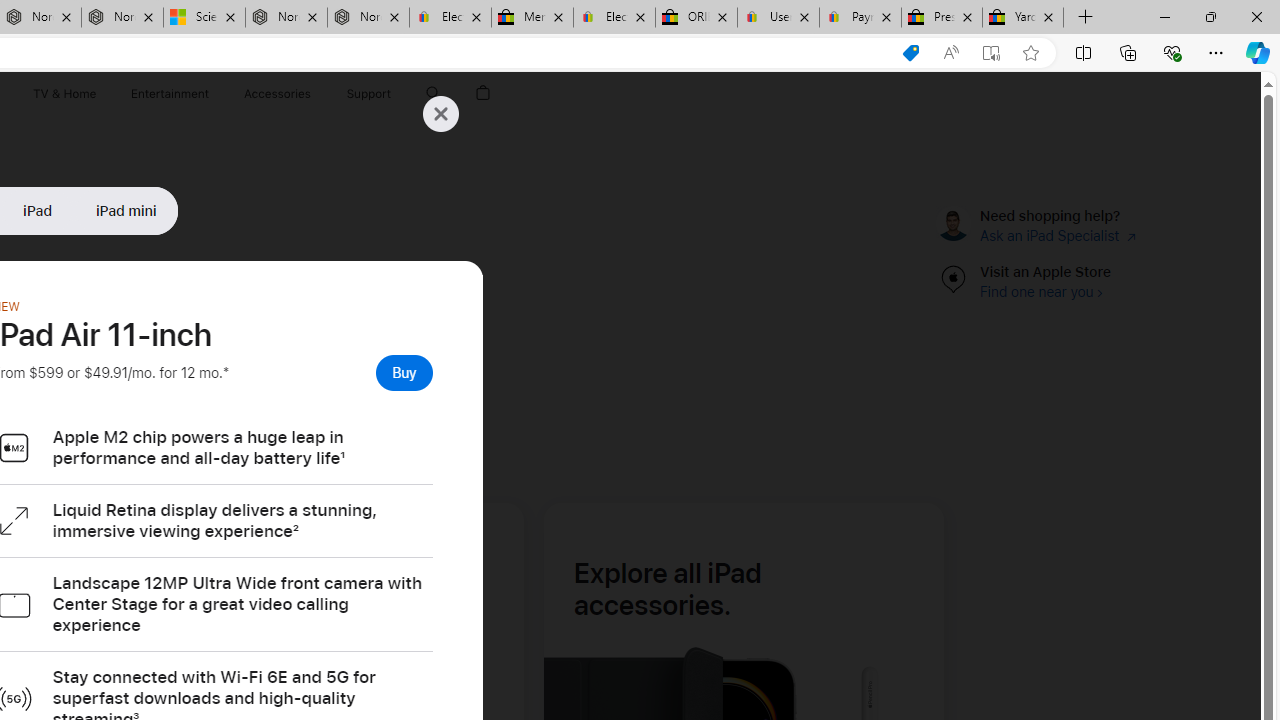 The width and height of the screenshot is (1280, 720). I want to click on 'iPad', so click(37, 210).